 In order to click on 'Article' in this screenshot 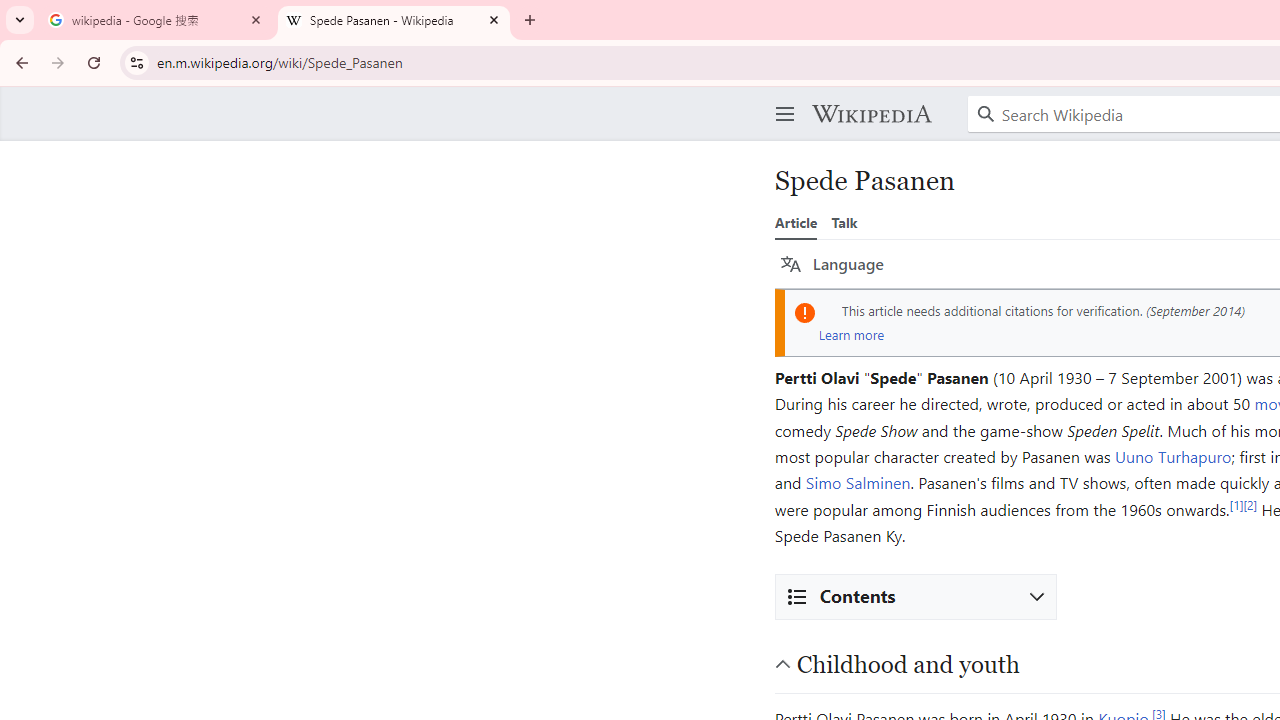, I will do `click(795, 222)`.